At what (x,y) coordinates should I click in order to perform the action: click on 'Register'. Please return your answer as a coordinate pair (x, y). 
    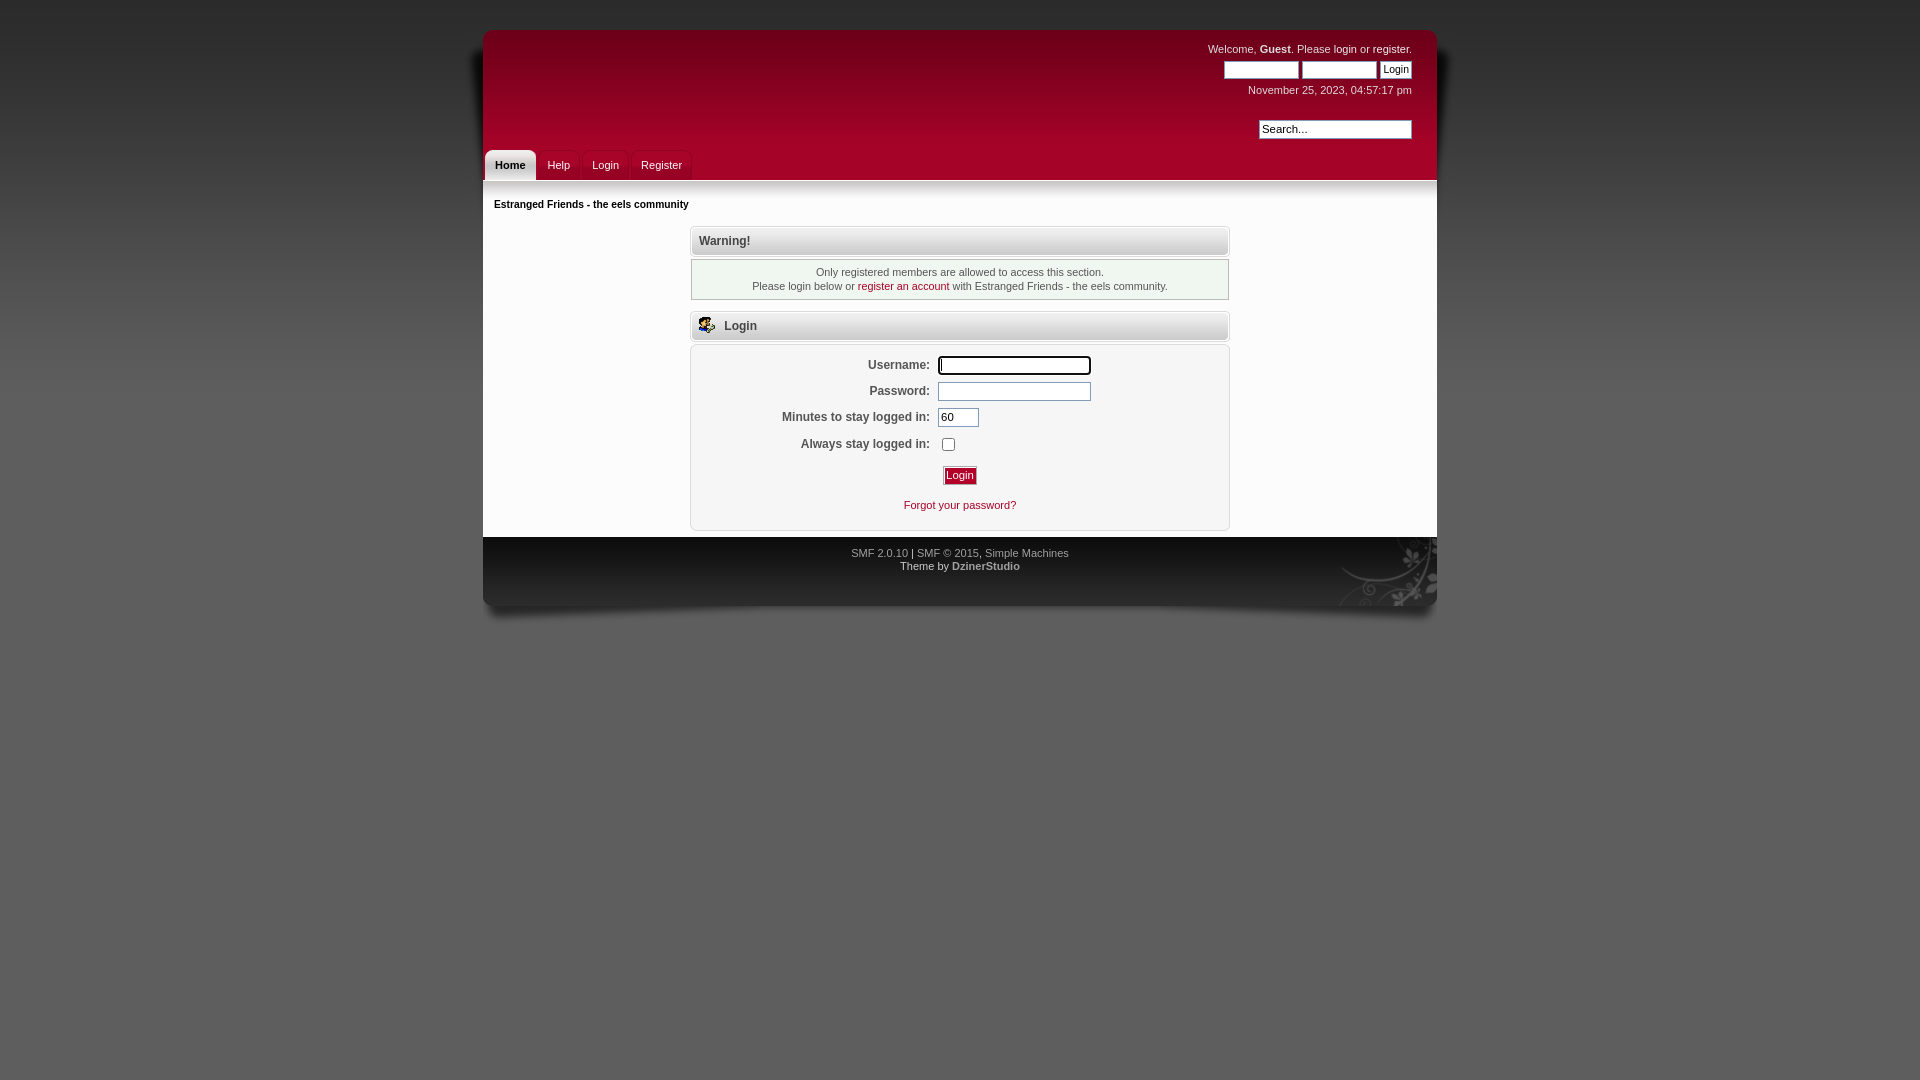
    Looking at the image, I should click on (661, 164).